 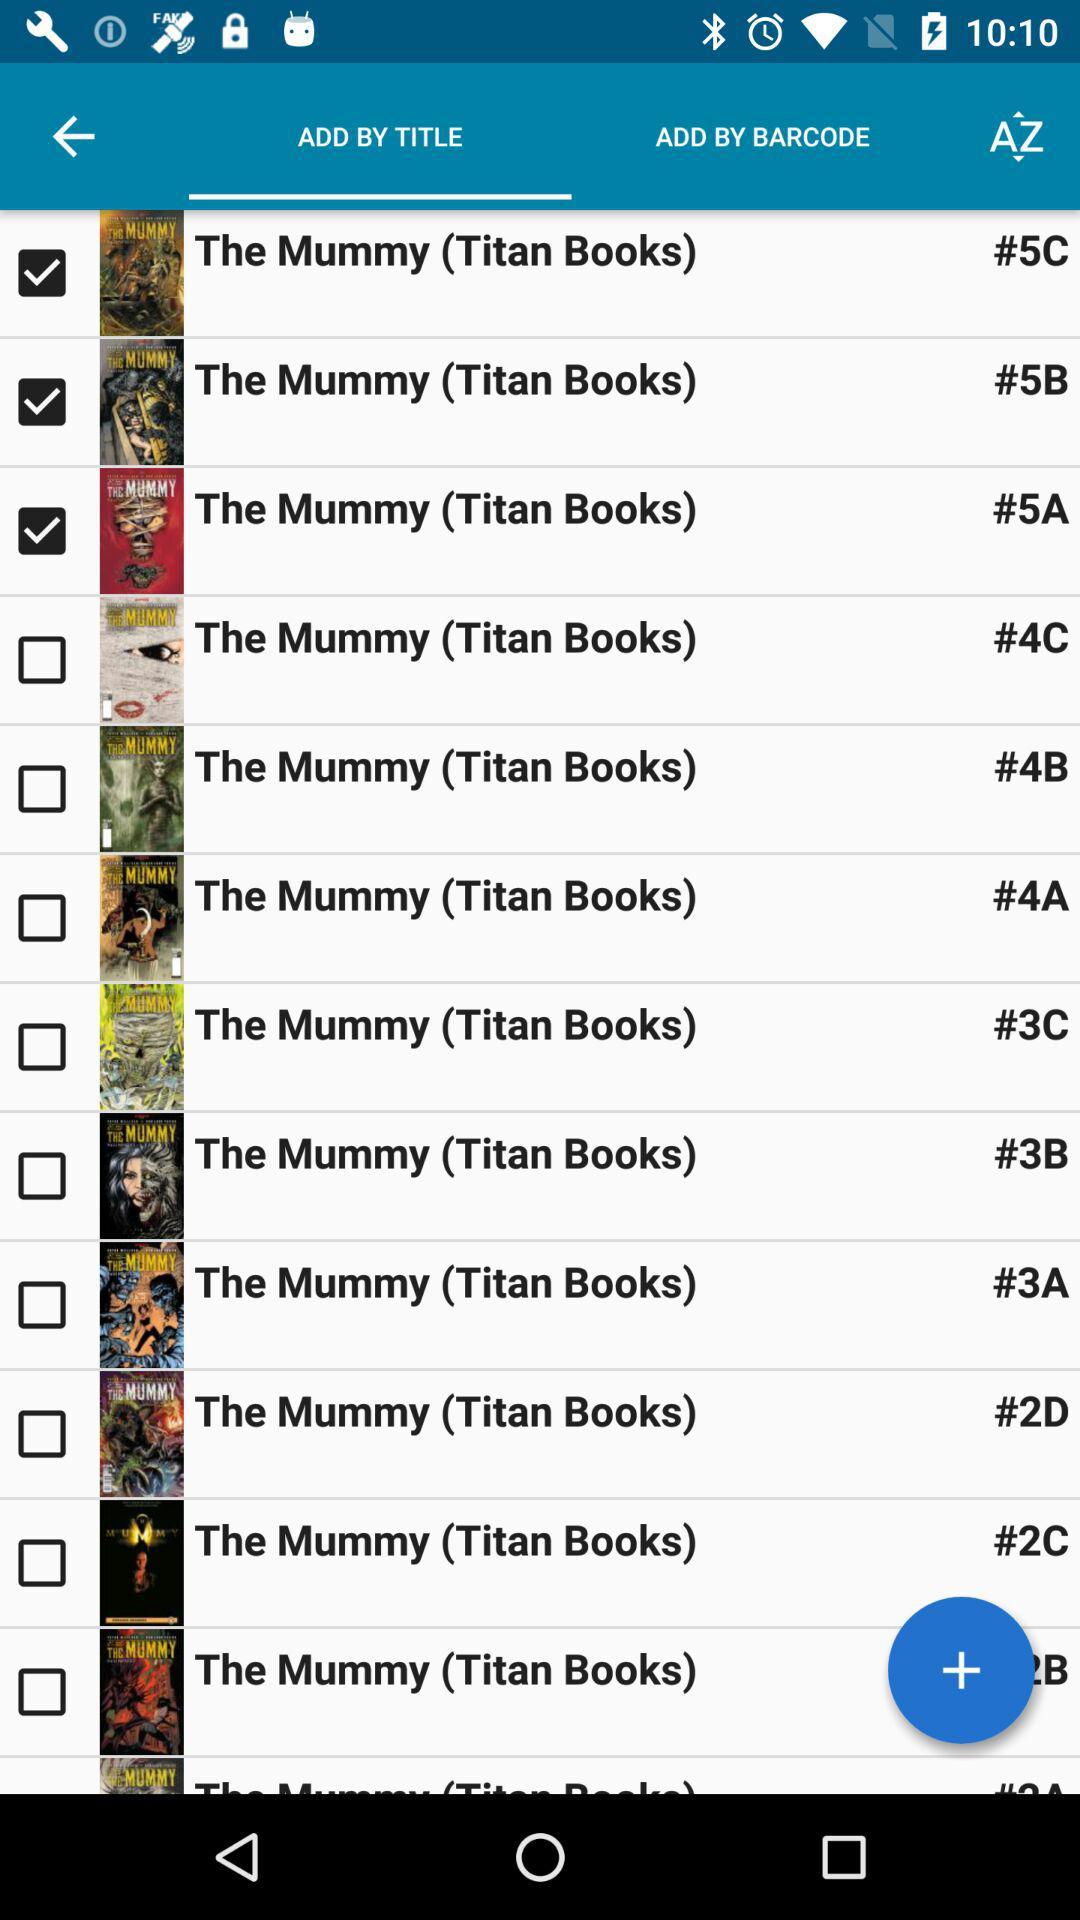 I want to click on the icon to the right of the mummy titan, so click(x=1031, y=763).